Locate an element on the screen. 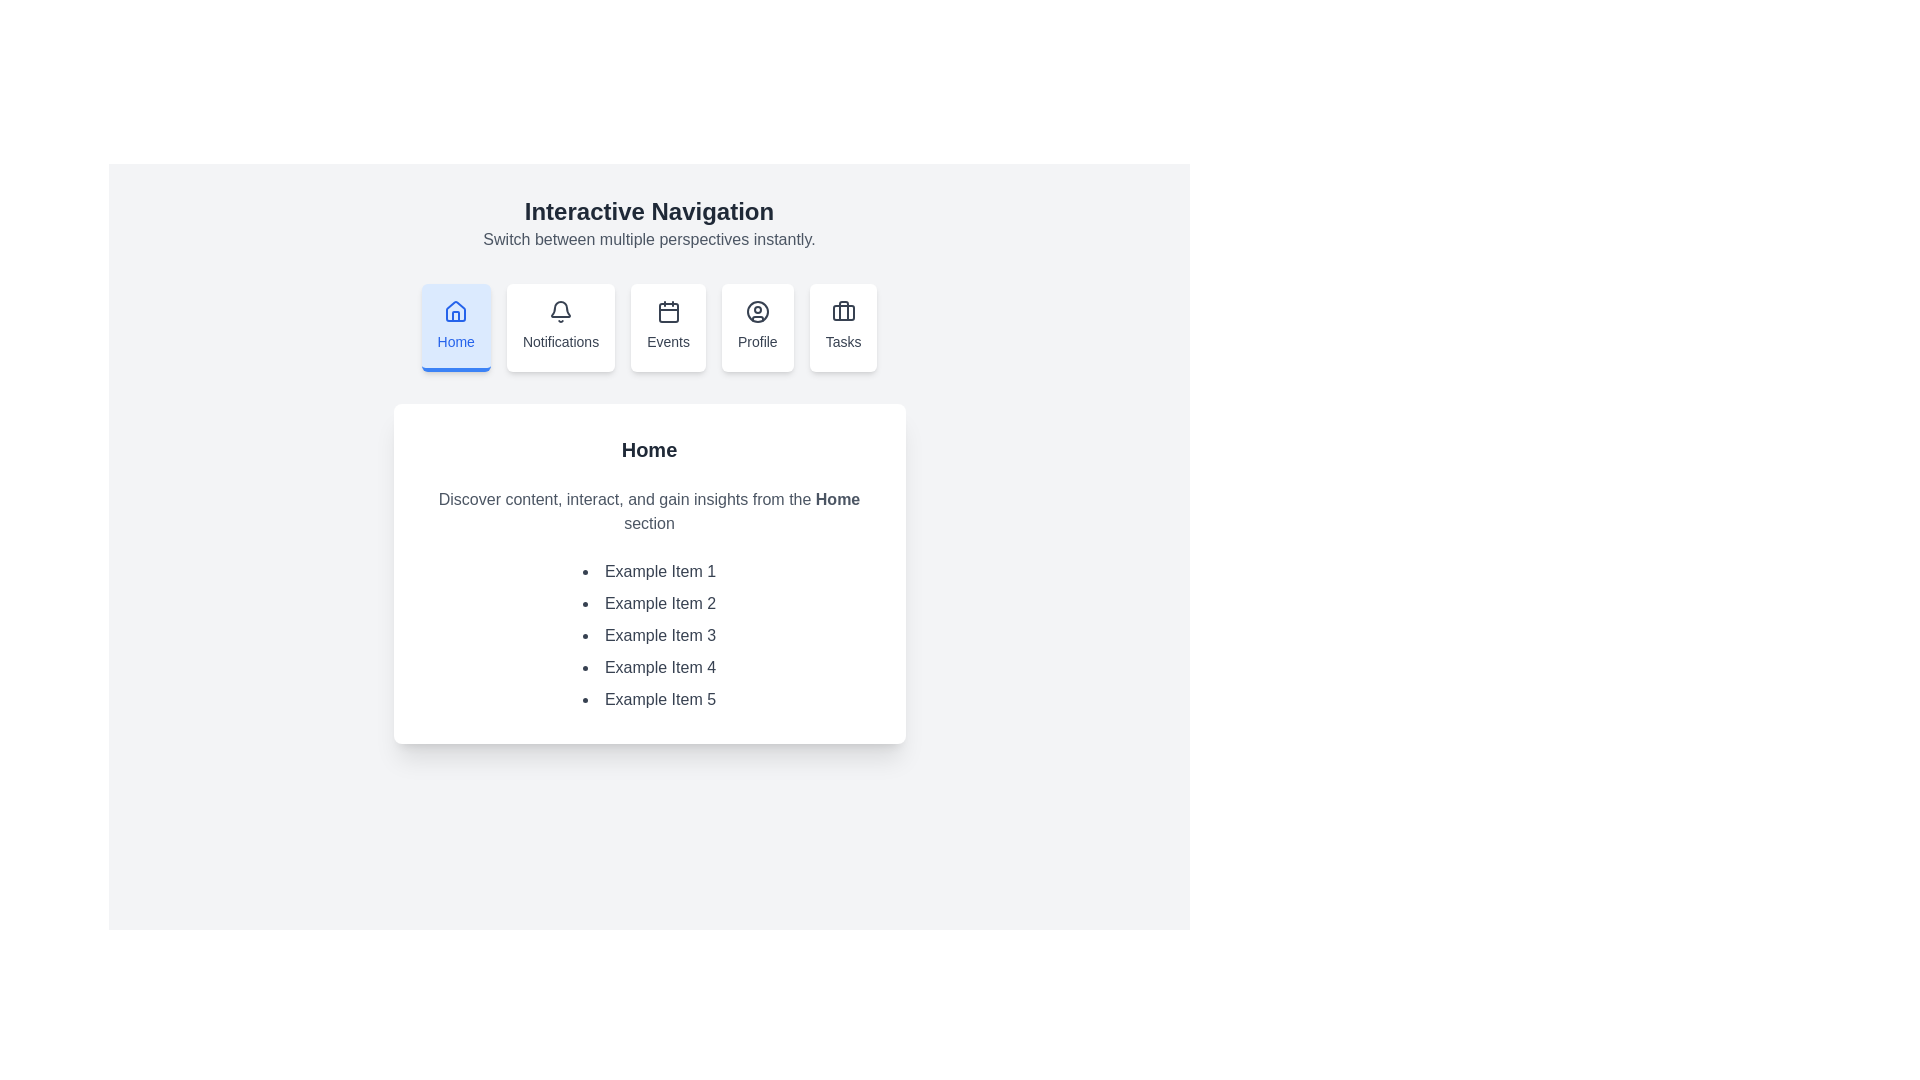 The width and height of the screenshot is (1920, 1080). the text entry of the third item in the vertical bulleted list located under the 'Home' section heading is located at coordinates (649, 636).